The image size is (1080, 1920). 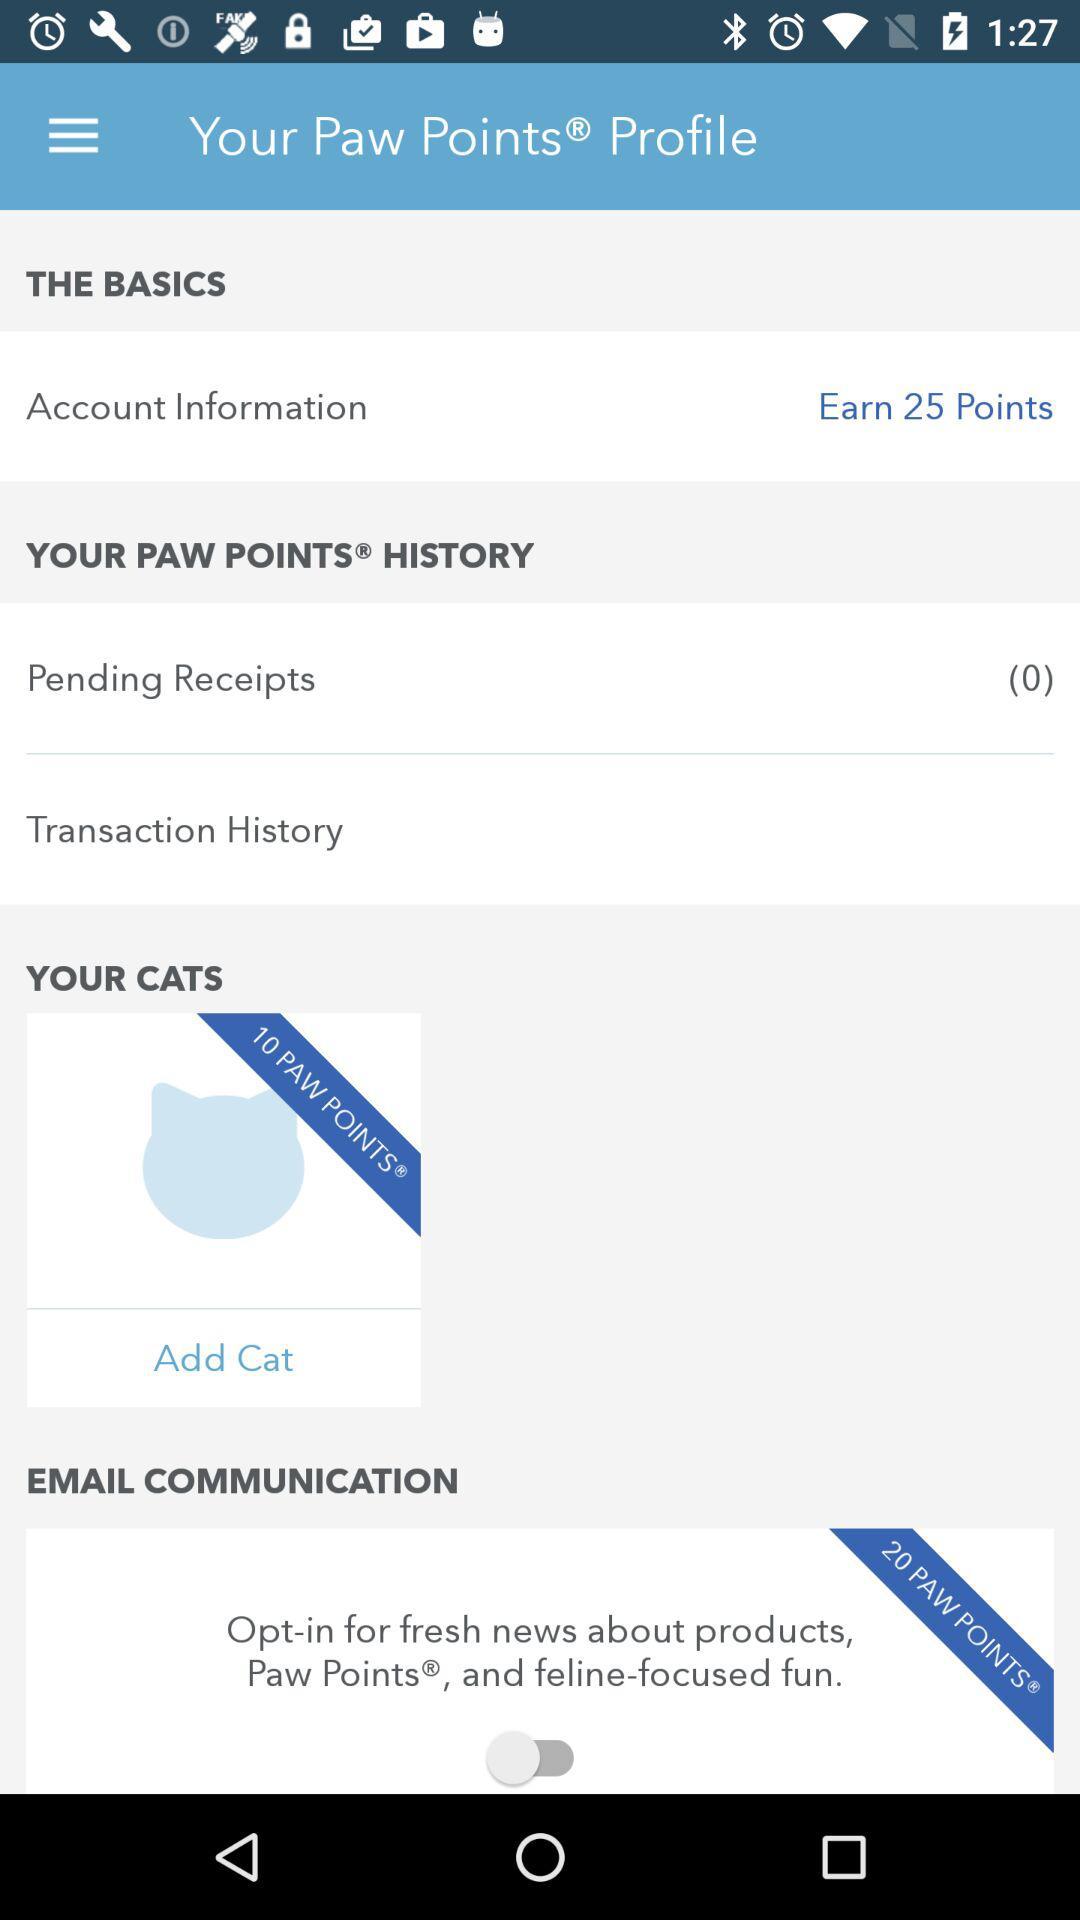 I want to click on the icon below the basics icon, so click(x=540, y=405).